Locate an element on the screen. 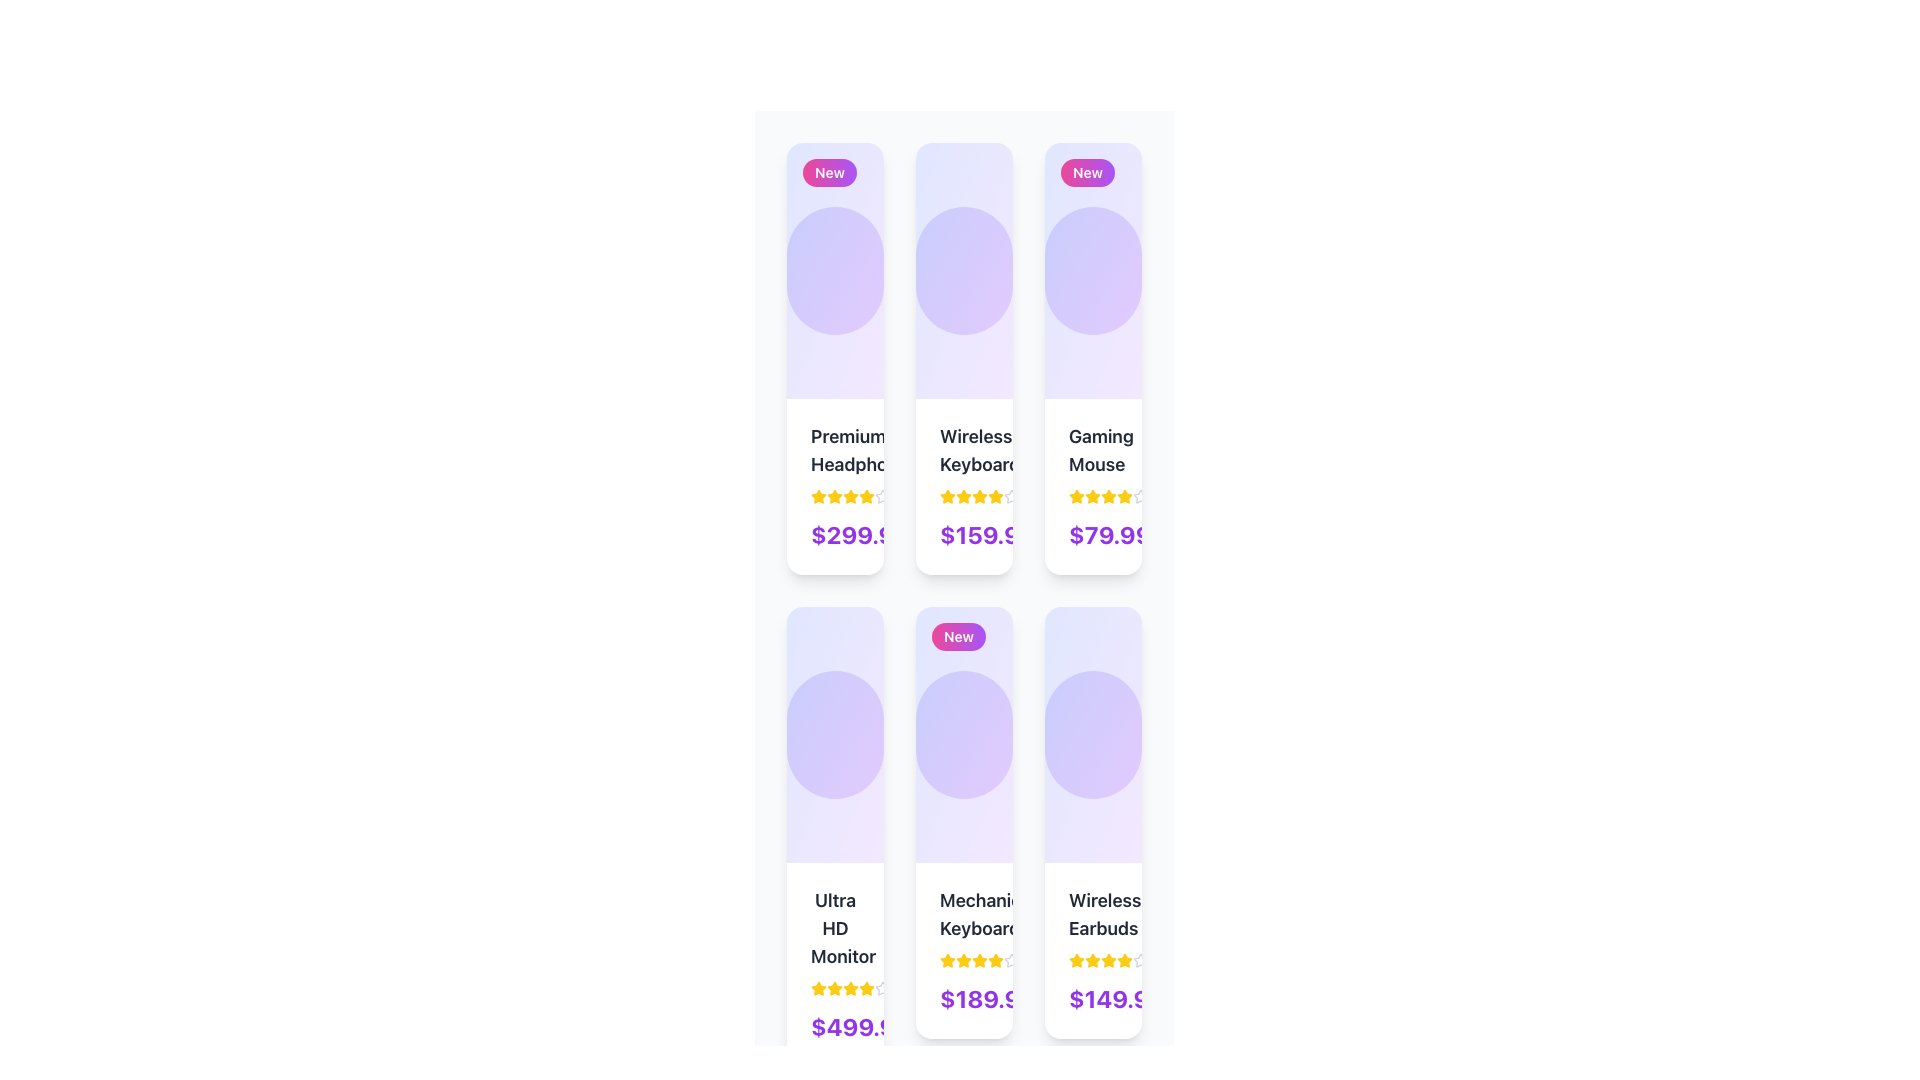 This screenshot has height=1080, width=1920. text content displaying the price of the 'Ultra HD Monitor' located at the bottom-center of the card in the grid layout is located at coordinates (835, 1026).